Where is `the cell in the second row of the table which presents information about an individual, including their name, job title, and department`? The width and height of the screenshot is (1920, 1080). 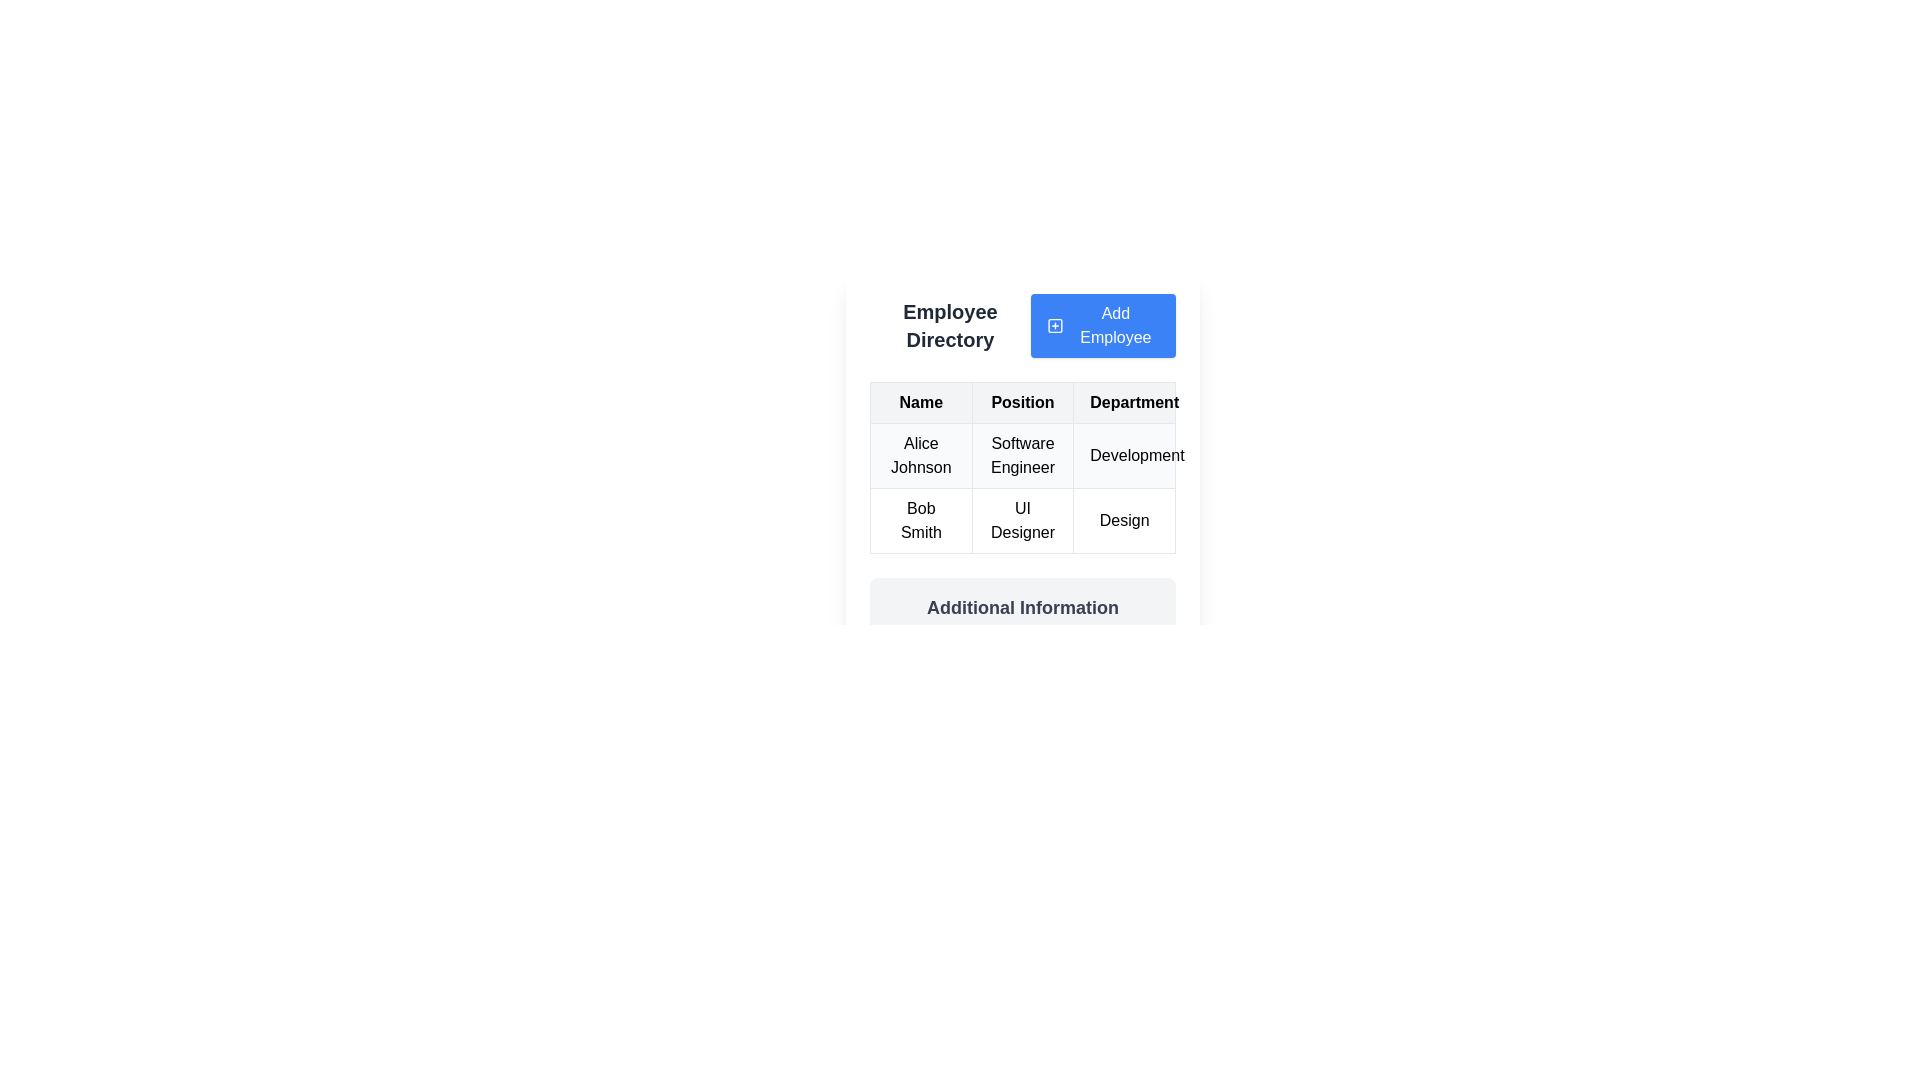
the cell in the second row of the table which presents information about an individual, including their name, job title, and department is located at coordinates (1022, 488).